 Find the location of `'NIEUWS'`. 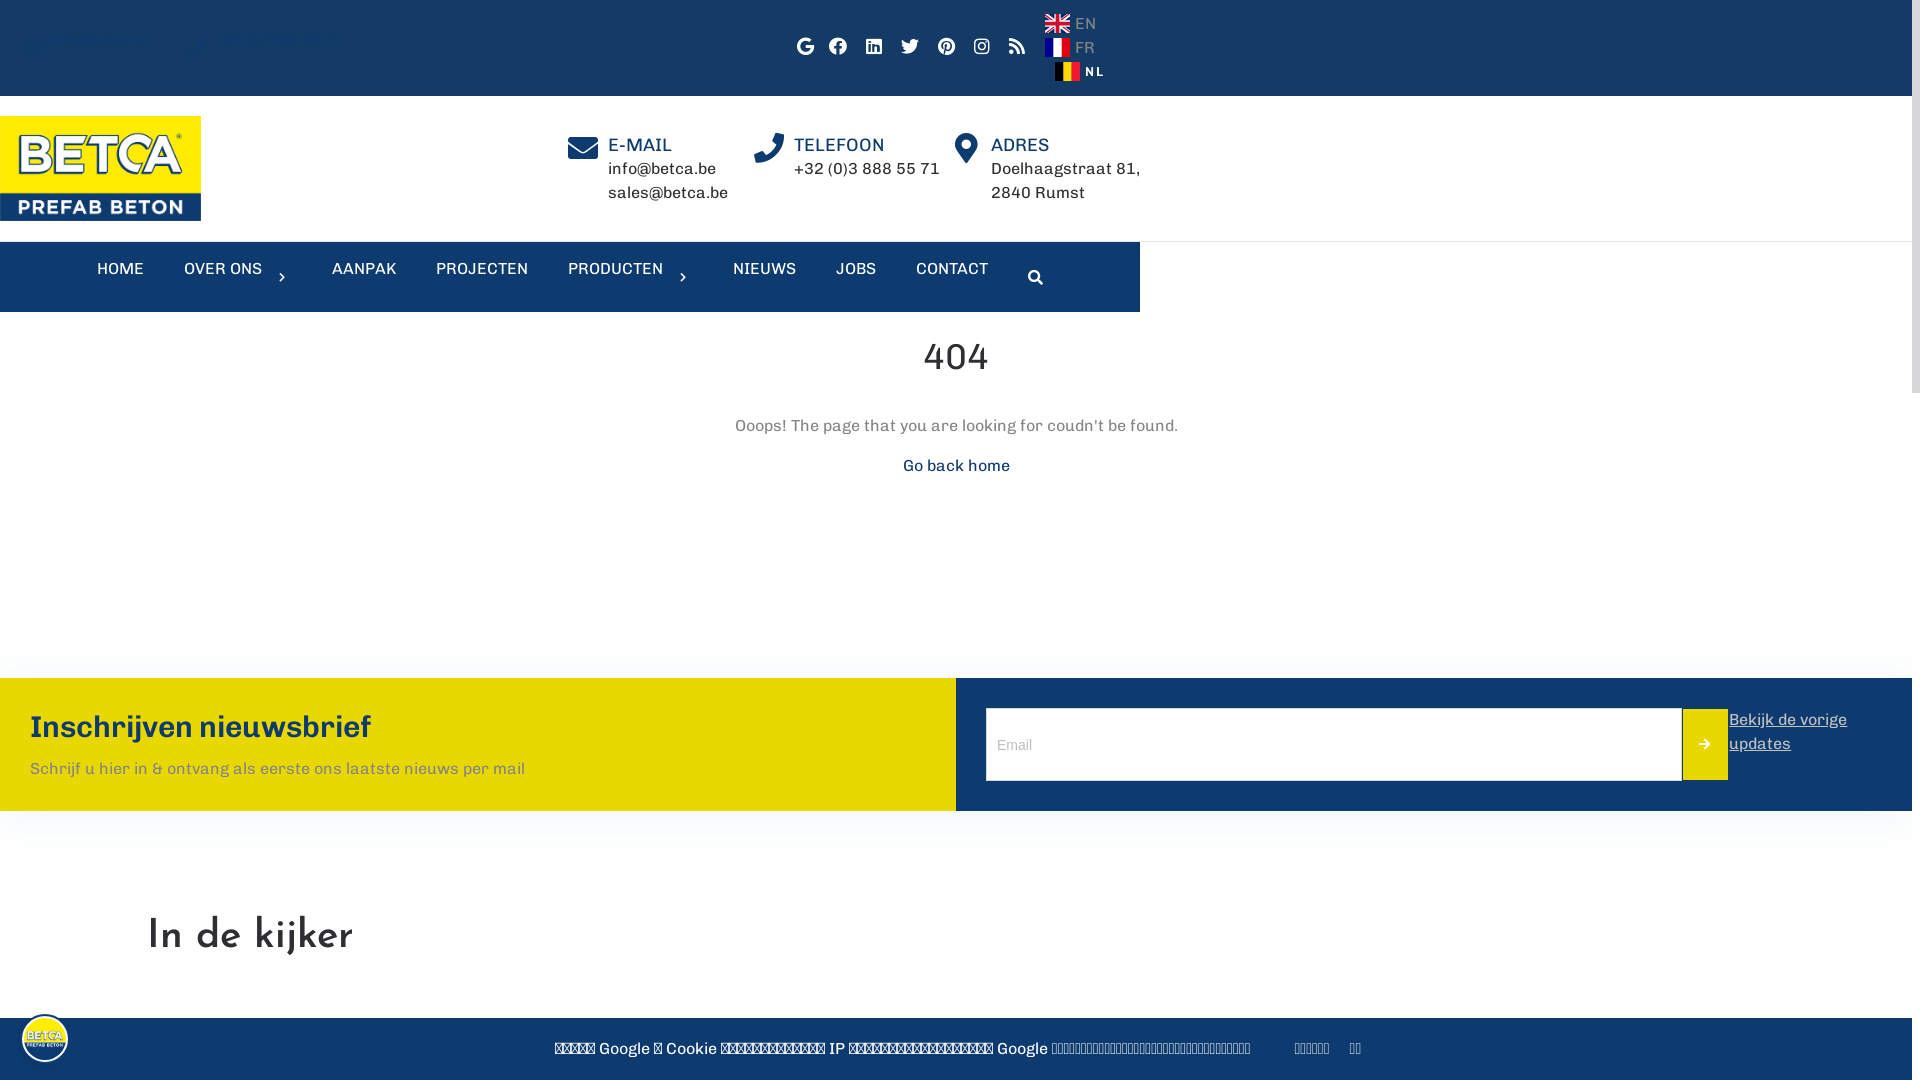

'NIEUWS' is located at coordinates (763, 277).